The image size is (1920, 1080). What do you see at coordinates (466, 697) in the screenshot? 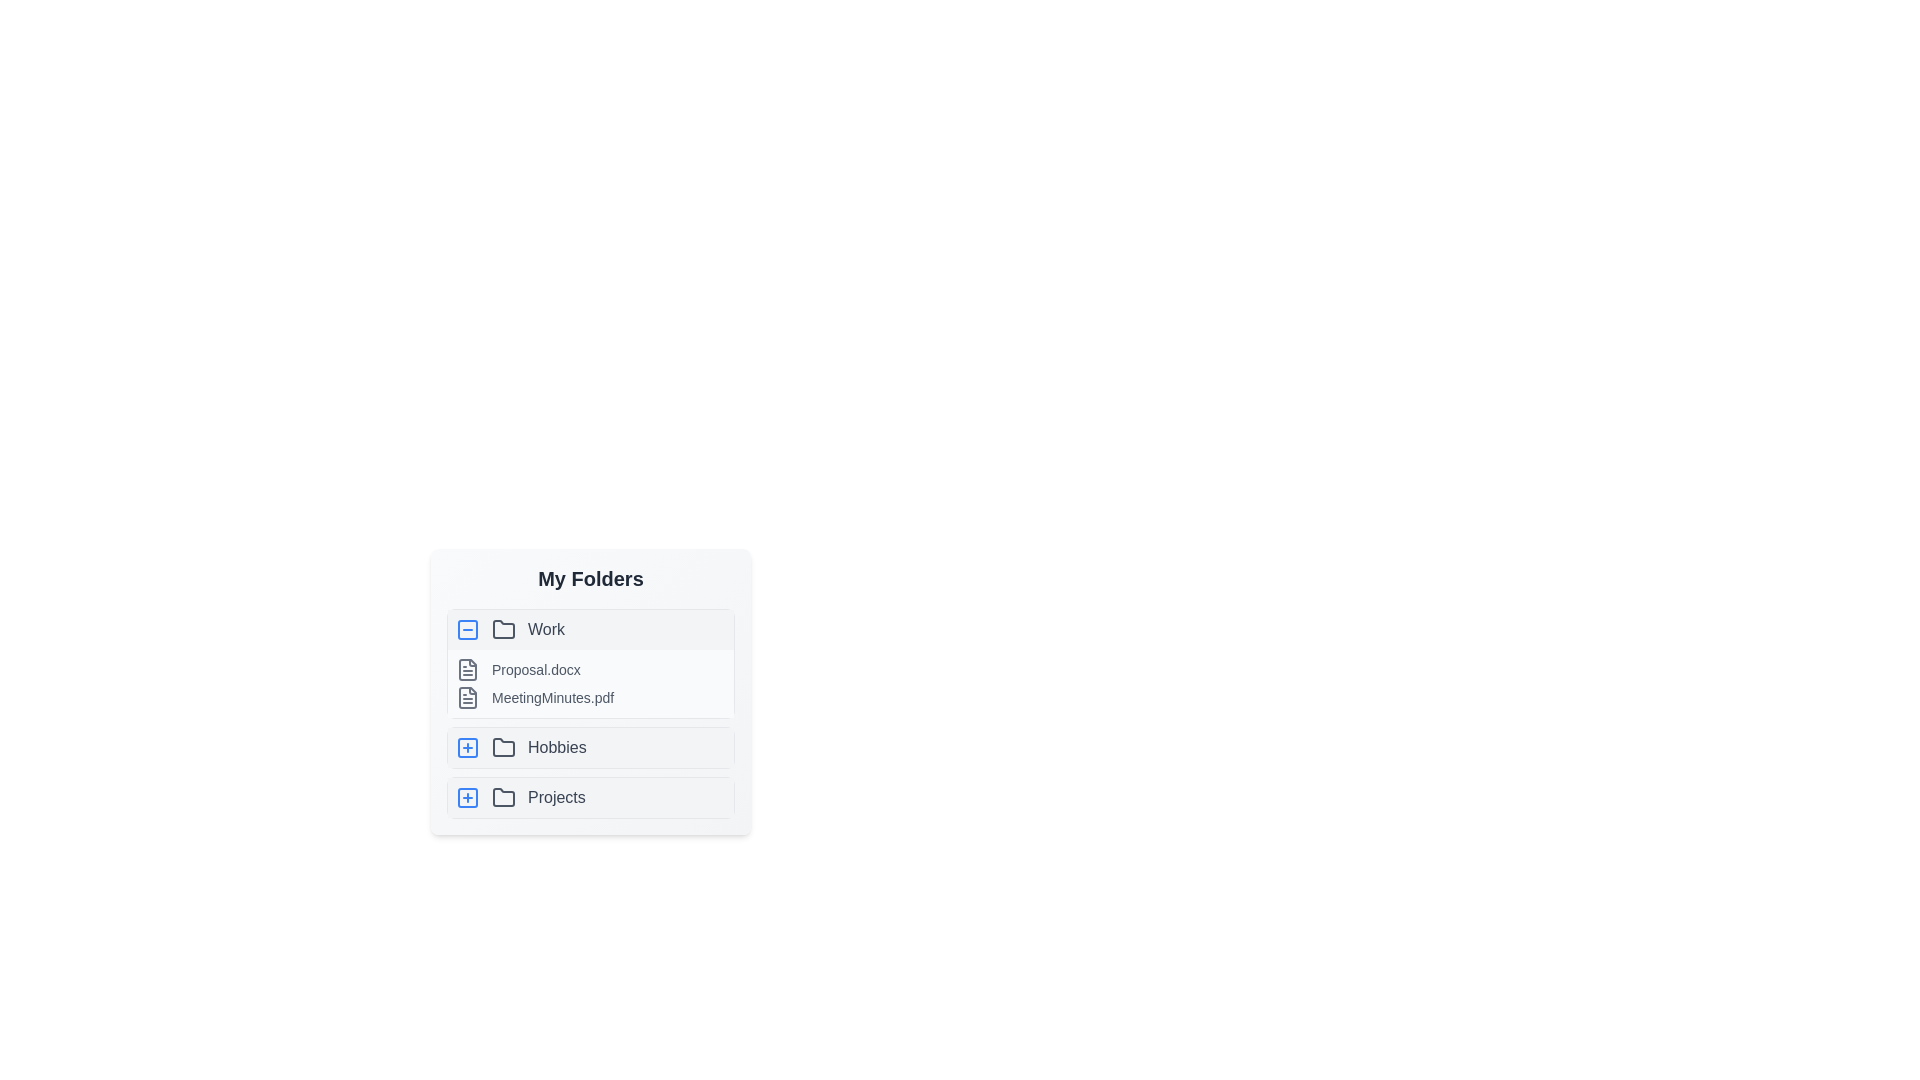
I see `the file MeetingMinutes.pdf to view its details` at bounding box center [466, 697].